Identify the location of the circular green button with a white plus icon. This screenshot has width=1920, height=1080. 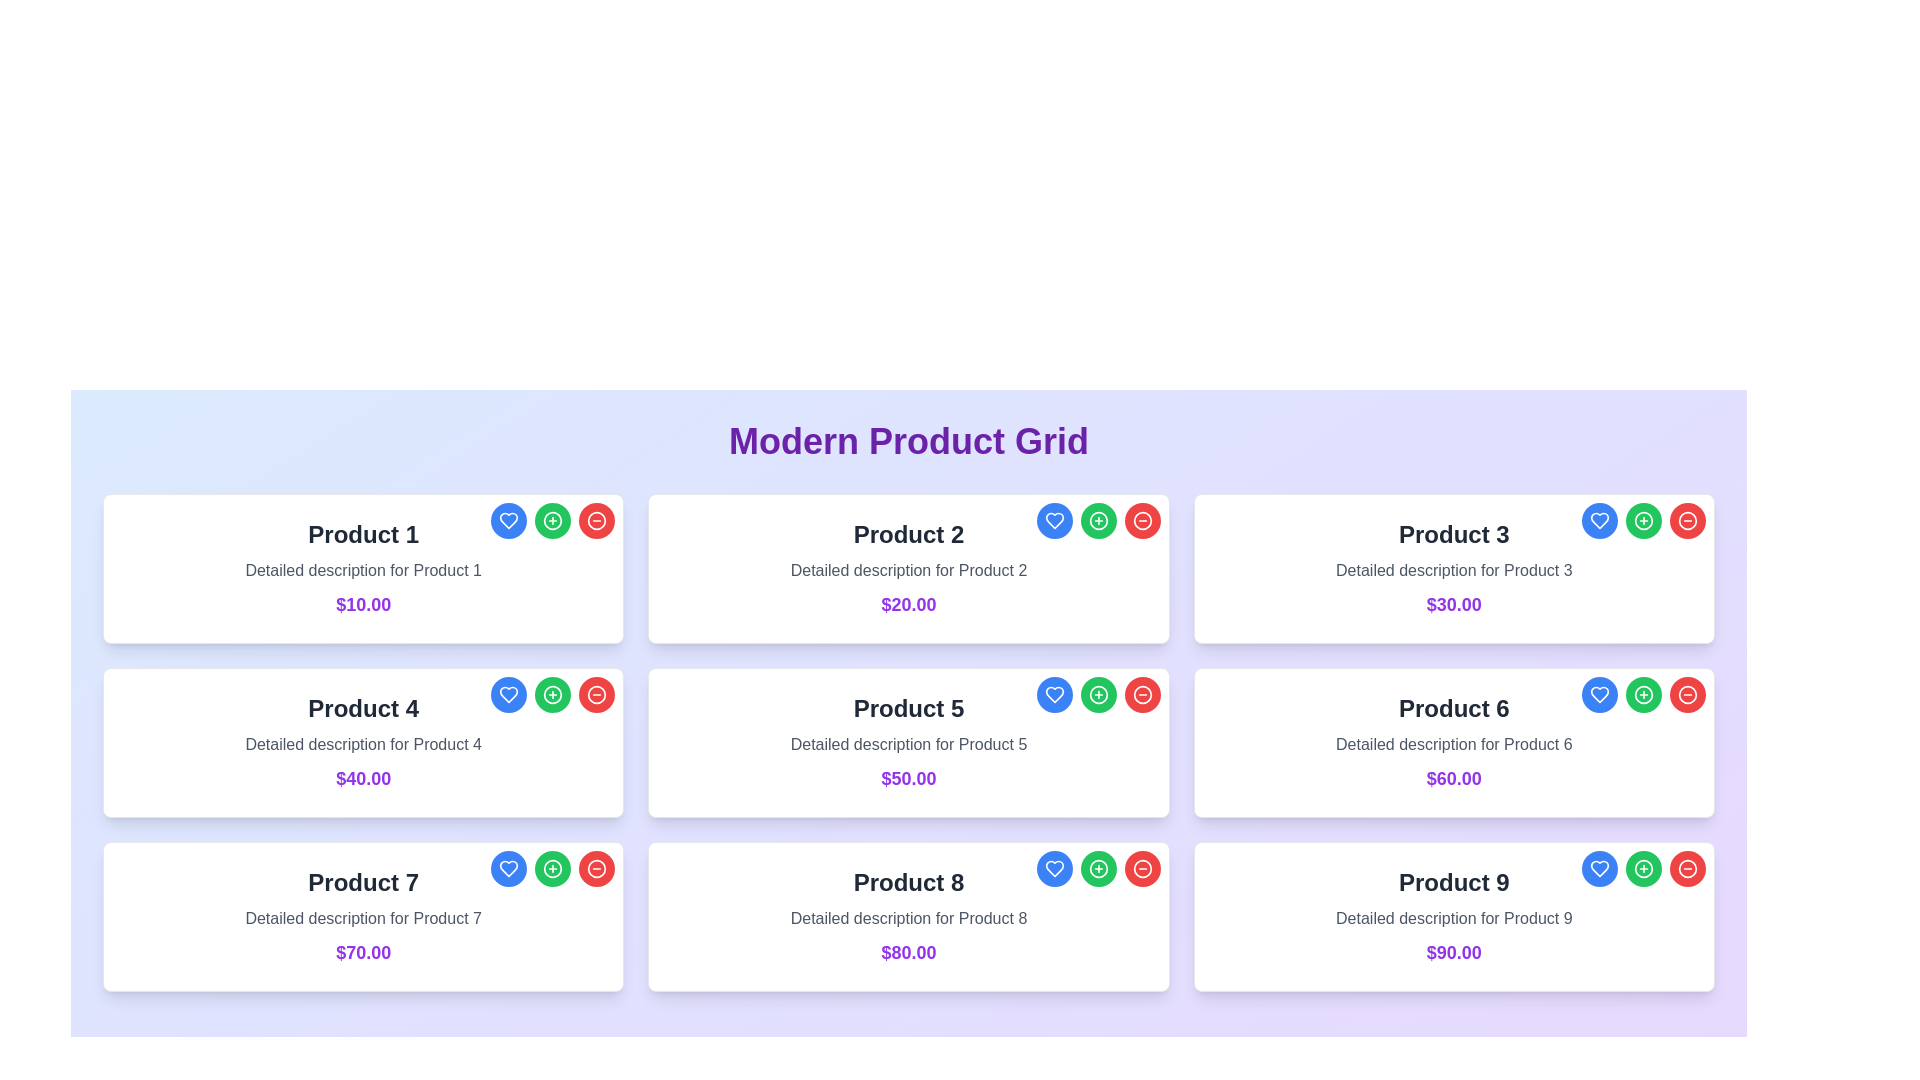
(1097, 867).